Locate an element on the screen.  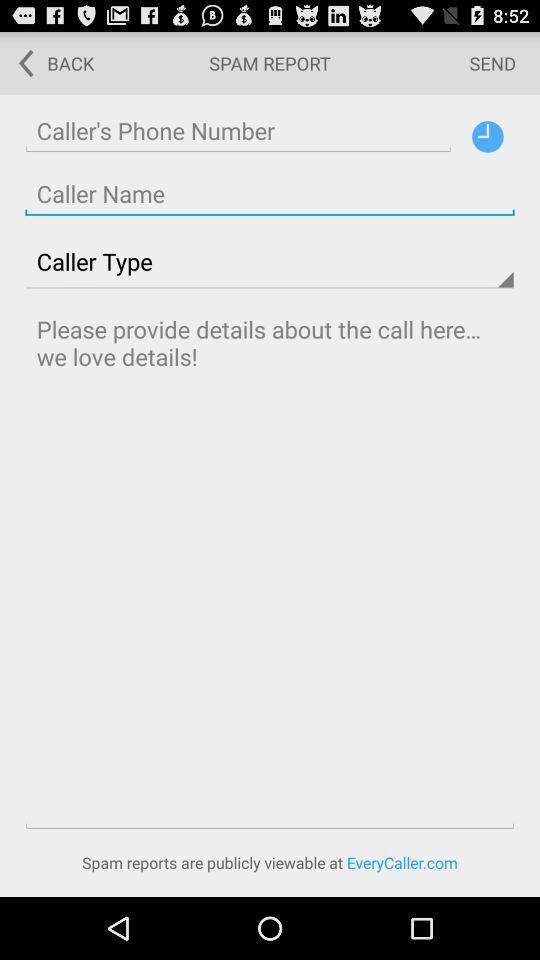
screen page is located at coordinates (270, 193).